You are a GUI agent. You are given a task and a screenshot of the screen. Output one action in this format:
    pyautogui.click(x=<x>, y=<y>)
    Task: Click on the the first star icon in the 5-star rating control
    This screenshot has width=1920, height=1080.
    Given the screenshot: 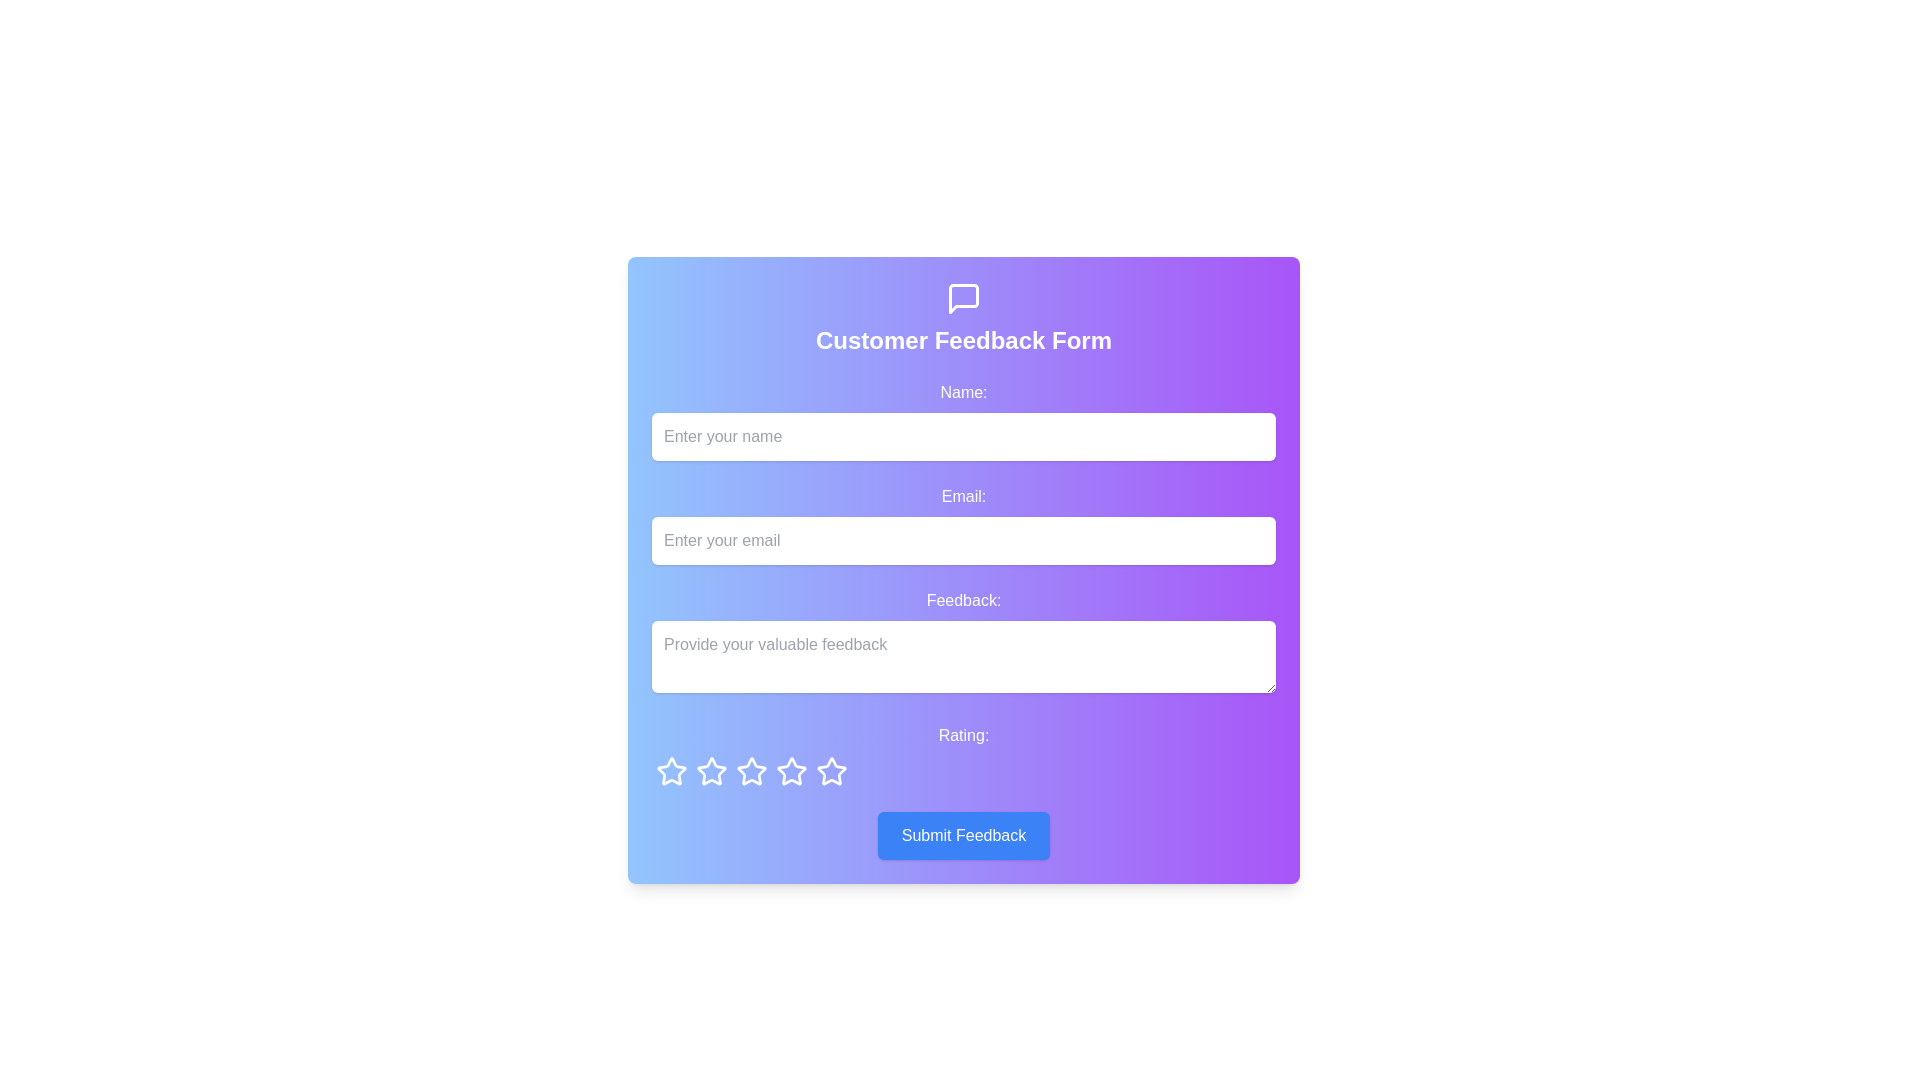 What is the action you would take?
    pyautogui.click(x=672, y=770)
    